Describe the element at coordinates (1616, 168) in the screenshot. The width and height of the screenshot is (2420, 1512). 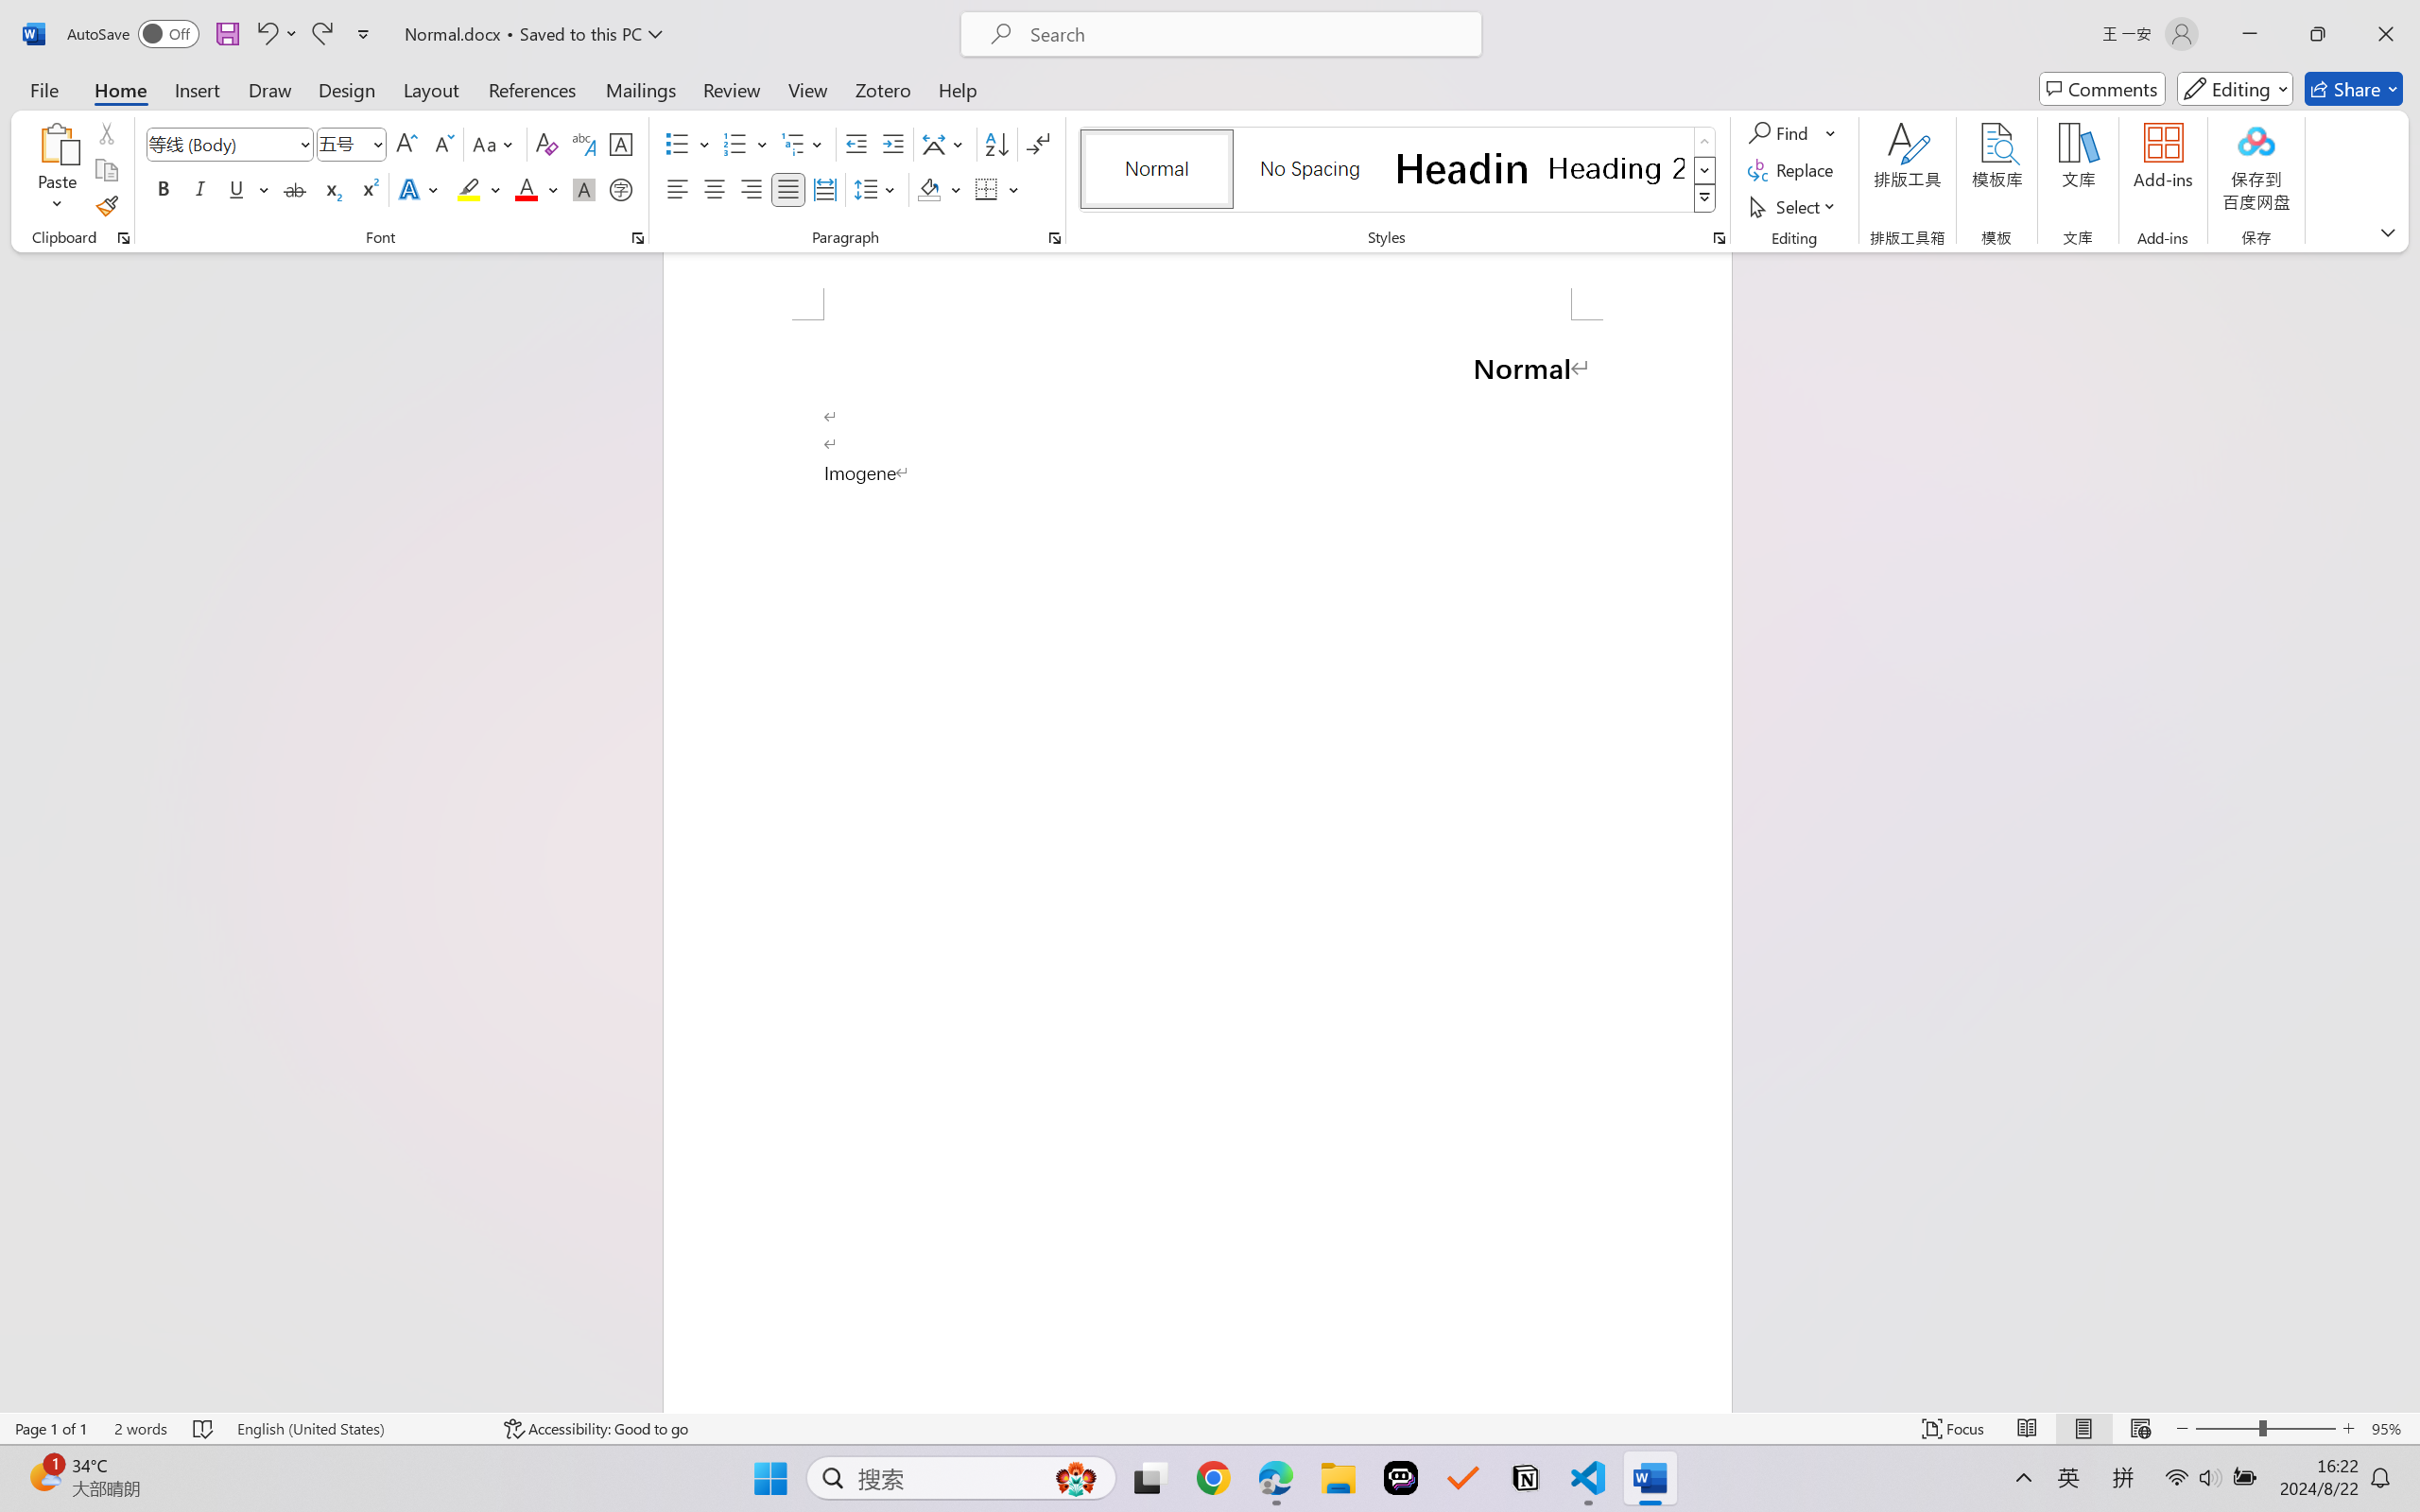
I see `'Heading 2'` at that location.